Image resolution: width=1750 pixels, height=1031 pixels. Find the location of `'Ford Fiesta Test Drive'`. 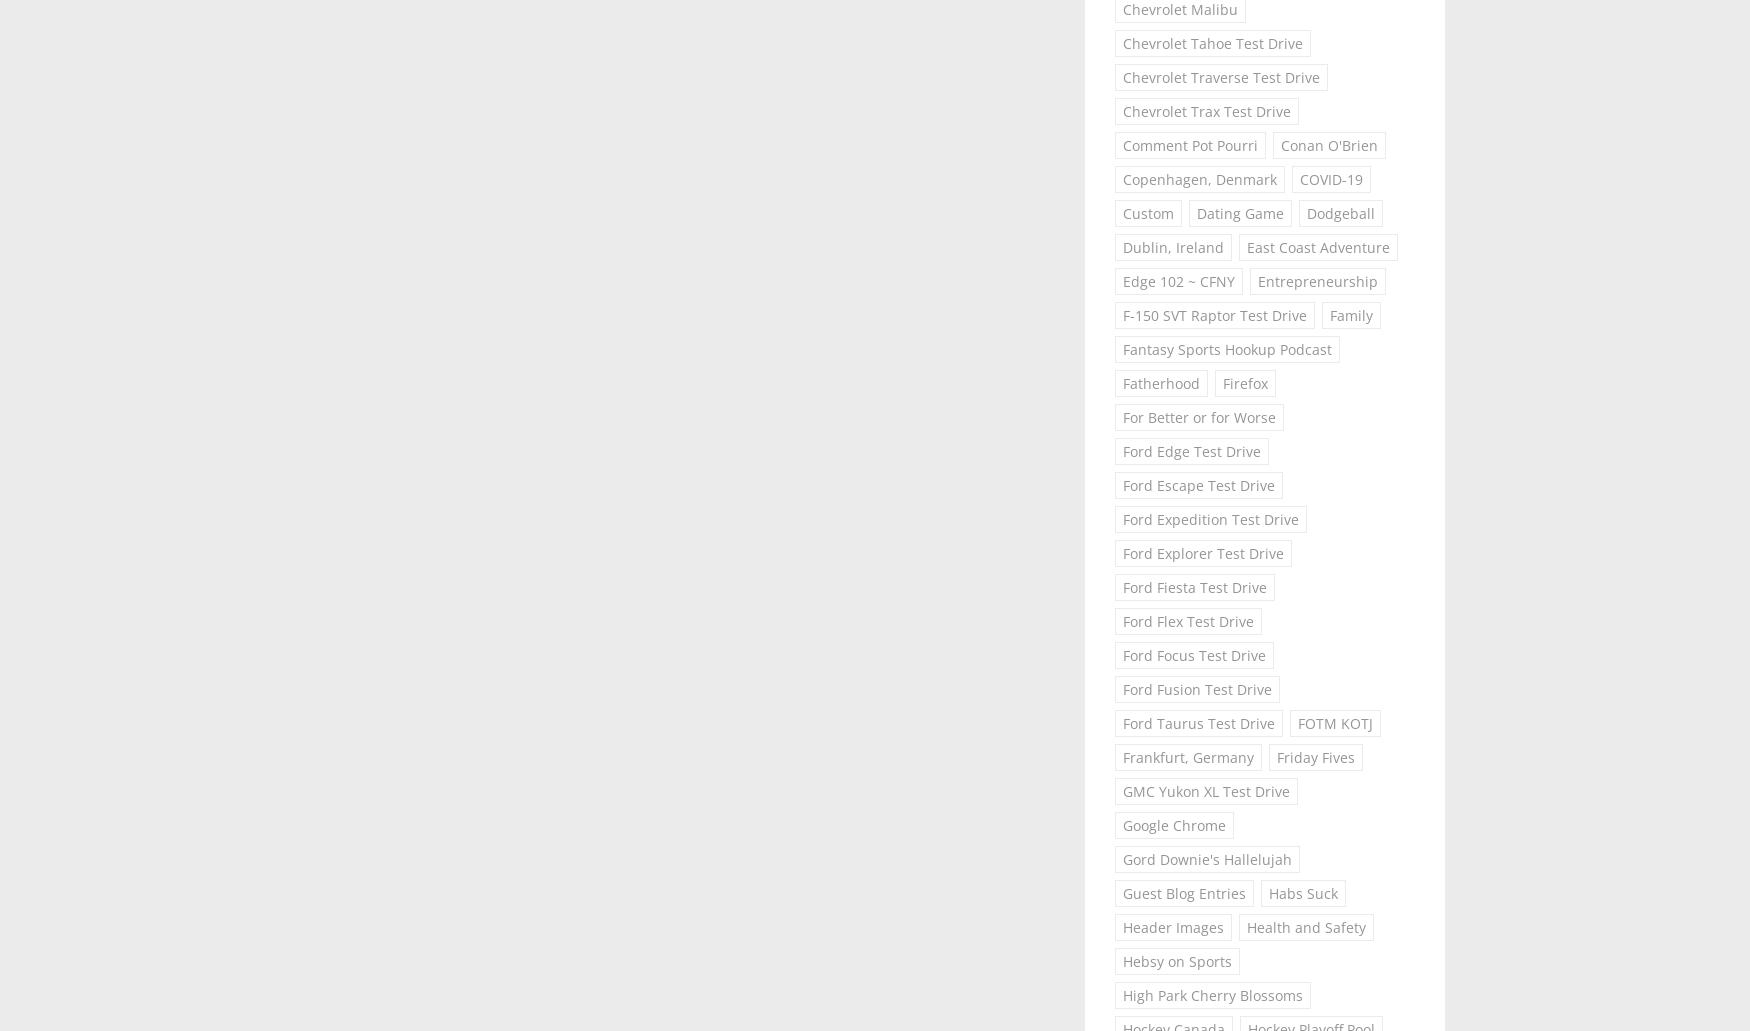

'Ford Fiesta Test Drive' is located at coordinates (1195, 585).